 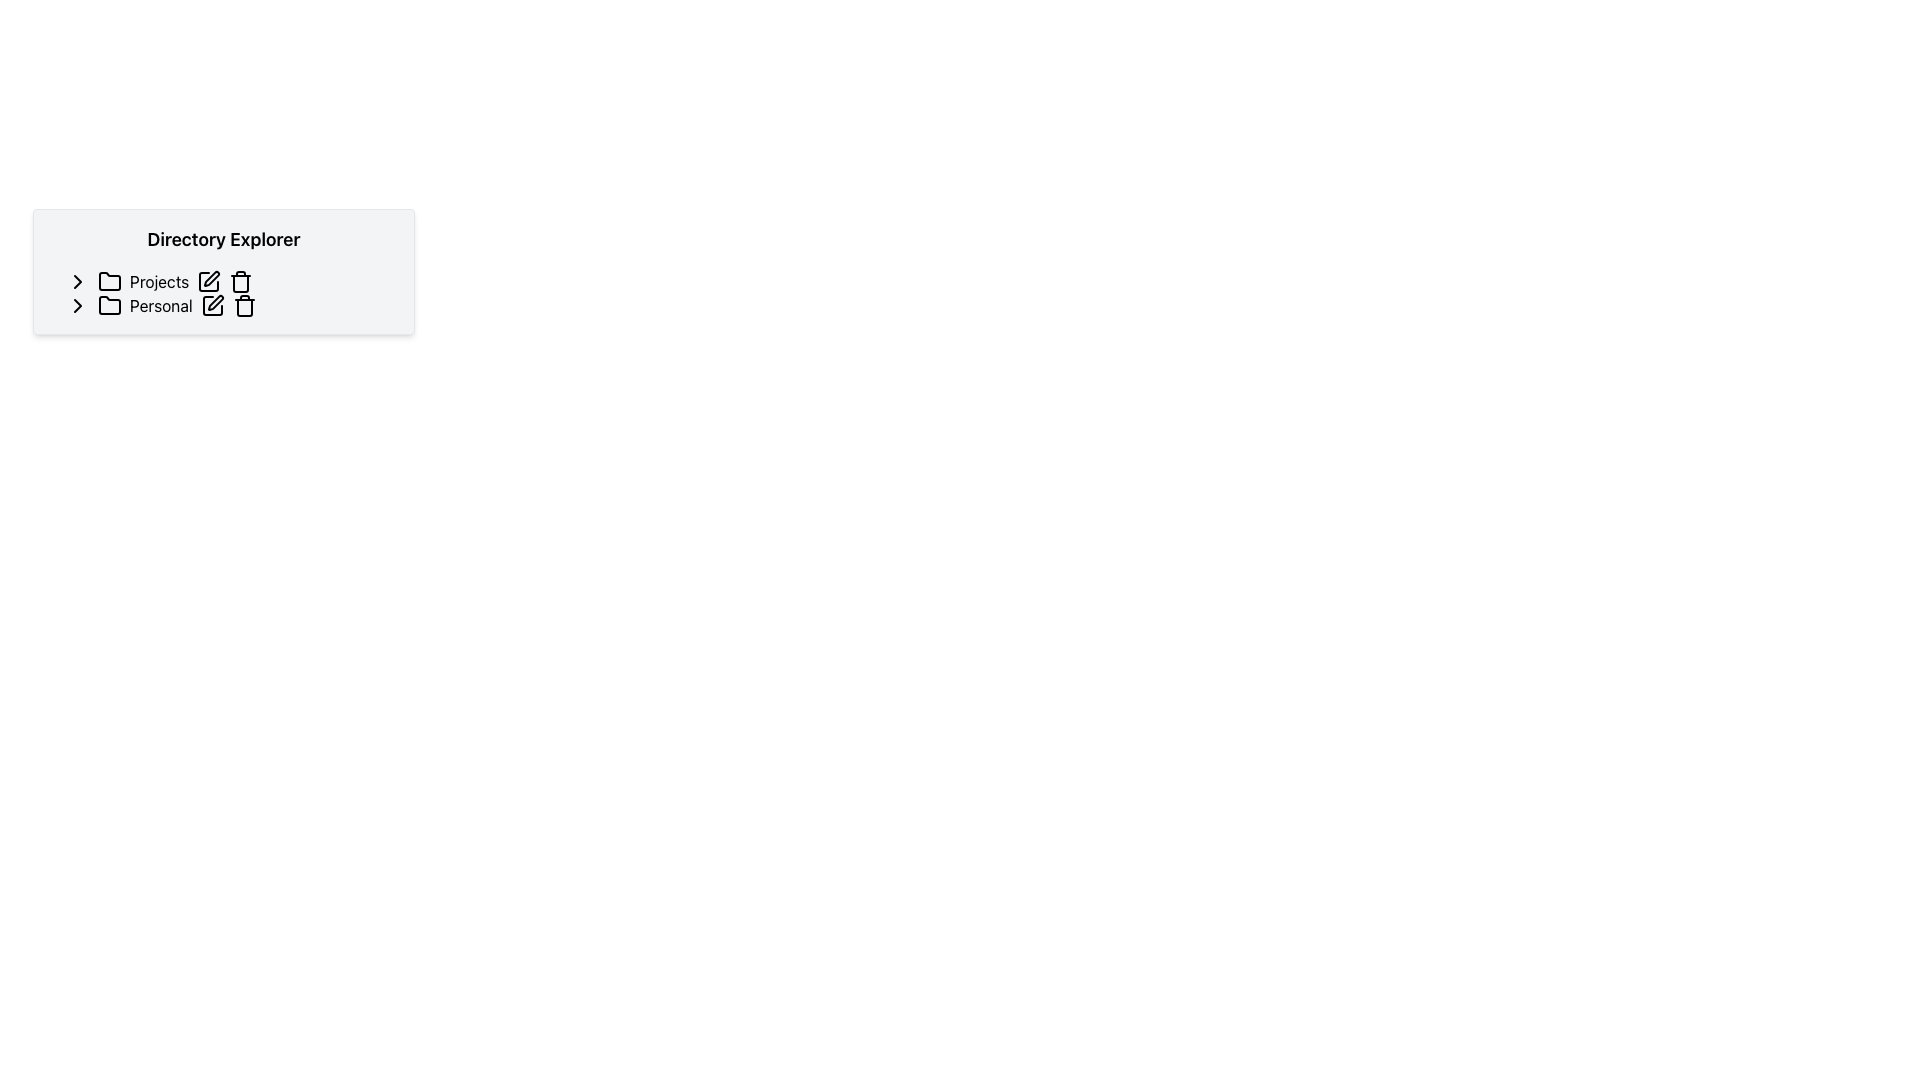 I want to click on on the closed folder icon representing the 'Personal' directory in the Directory Explorer, so click(x=109, y=305).